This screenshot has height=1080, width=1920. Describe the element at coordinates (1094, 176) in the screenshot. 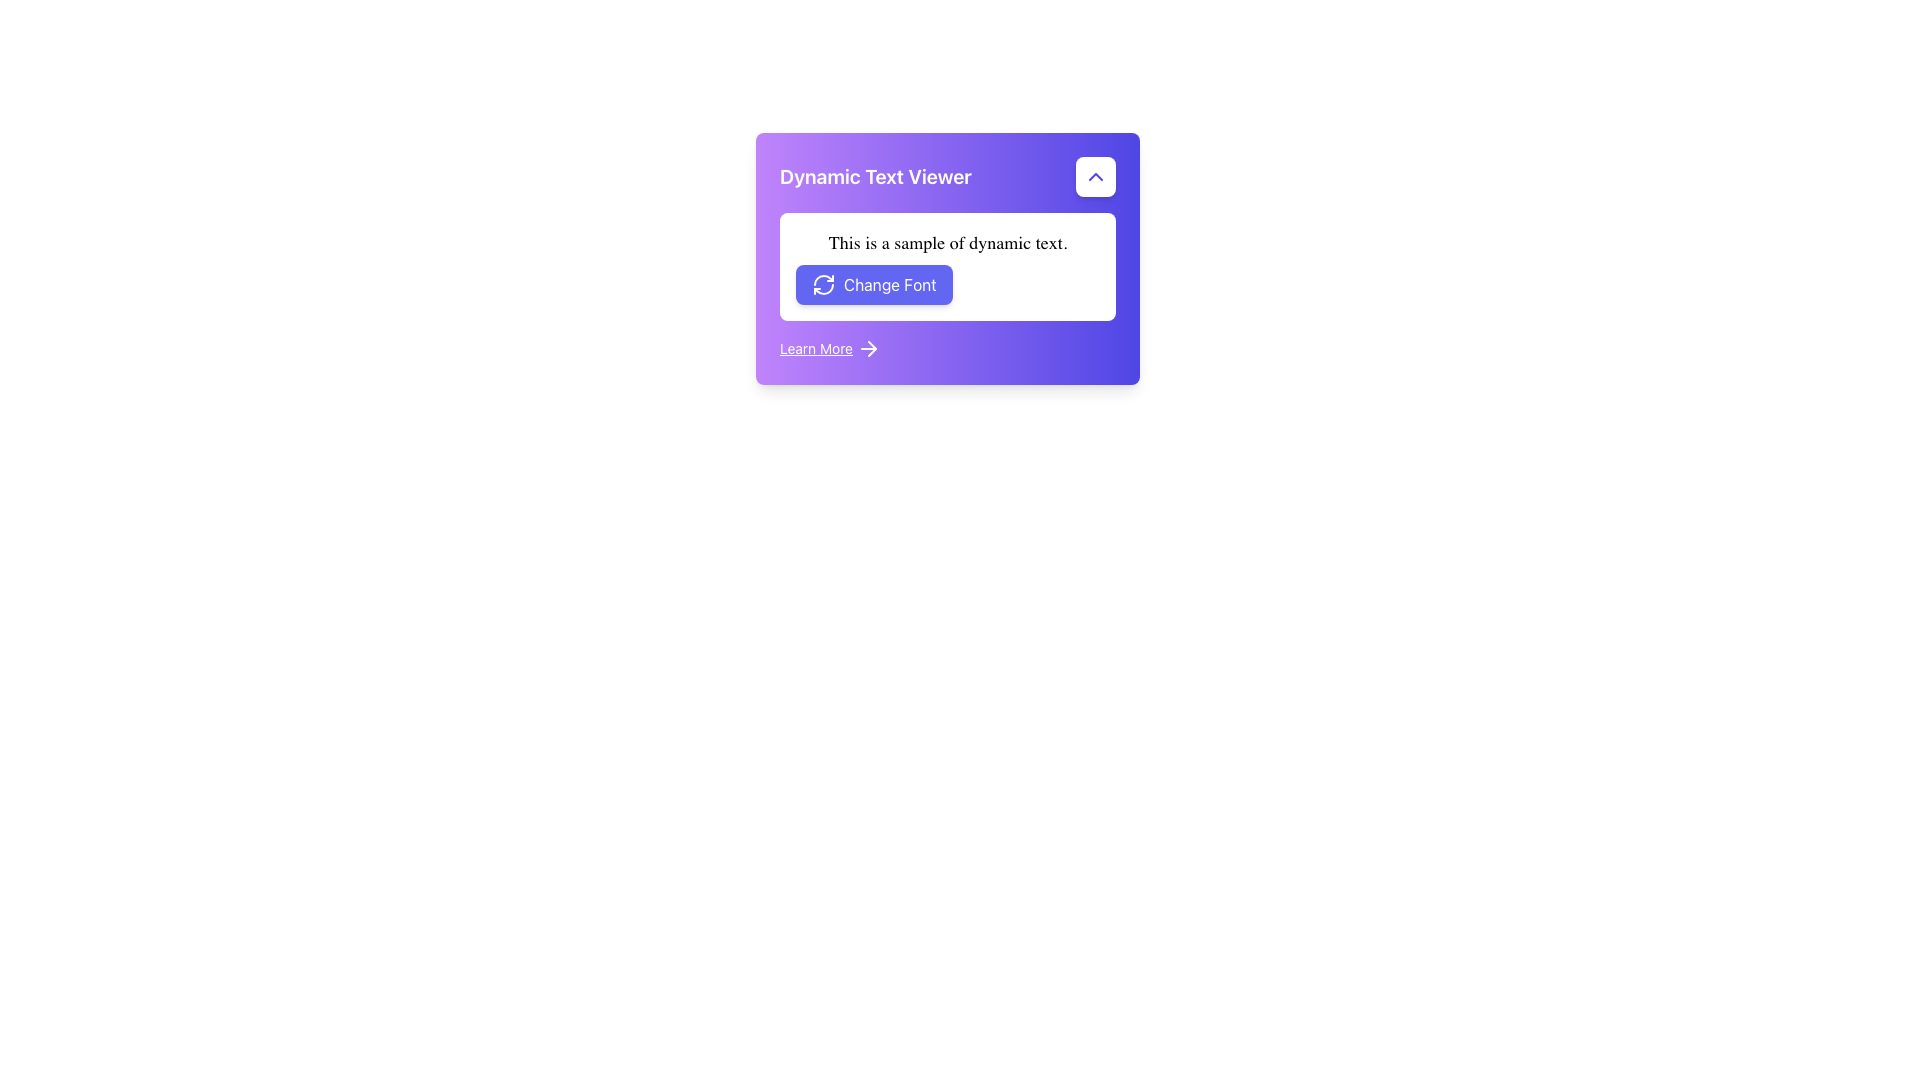

I see `the small upward-pointing chevron icon located at the top-right corner of the 'Dynamic Text Viewer' card` at that location.